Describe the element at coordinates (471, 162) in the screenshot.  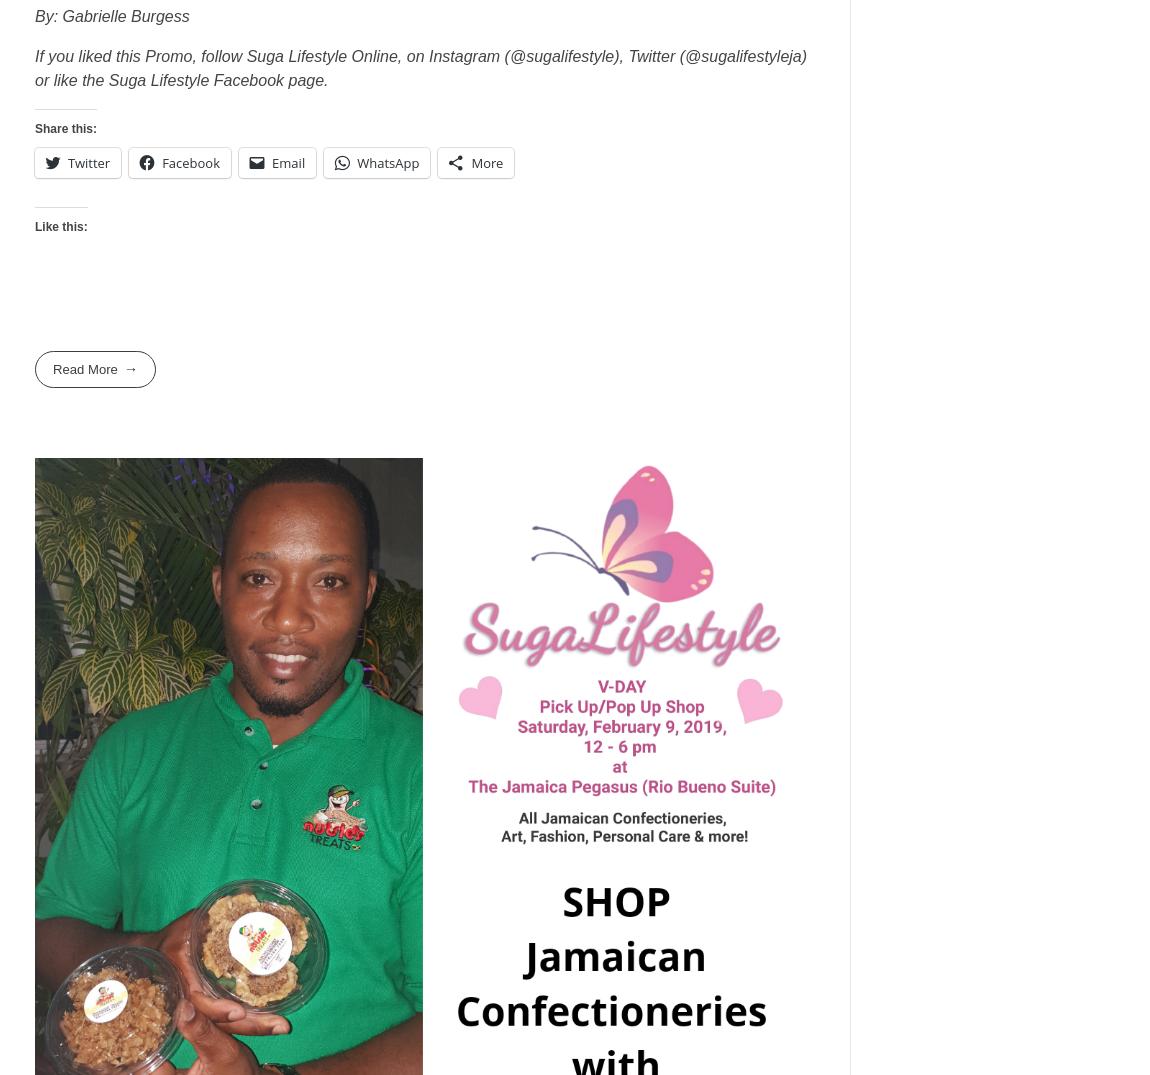
I see `'More'` at that location.